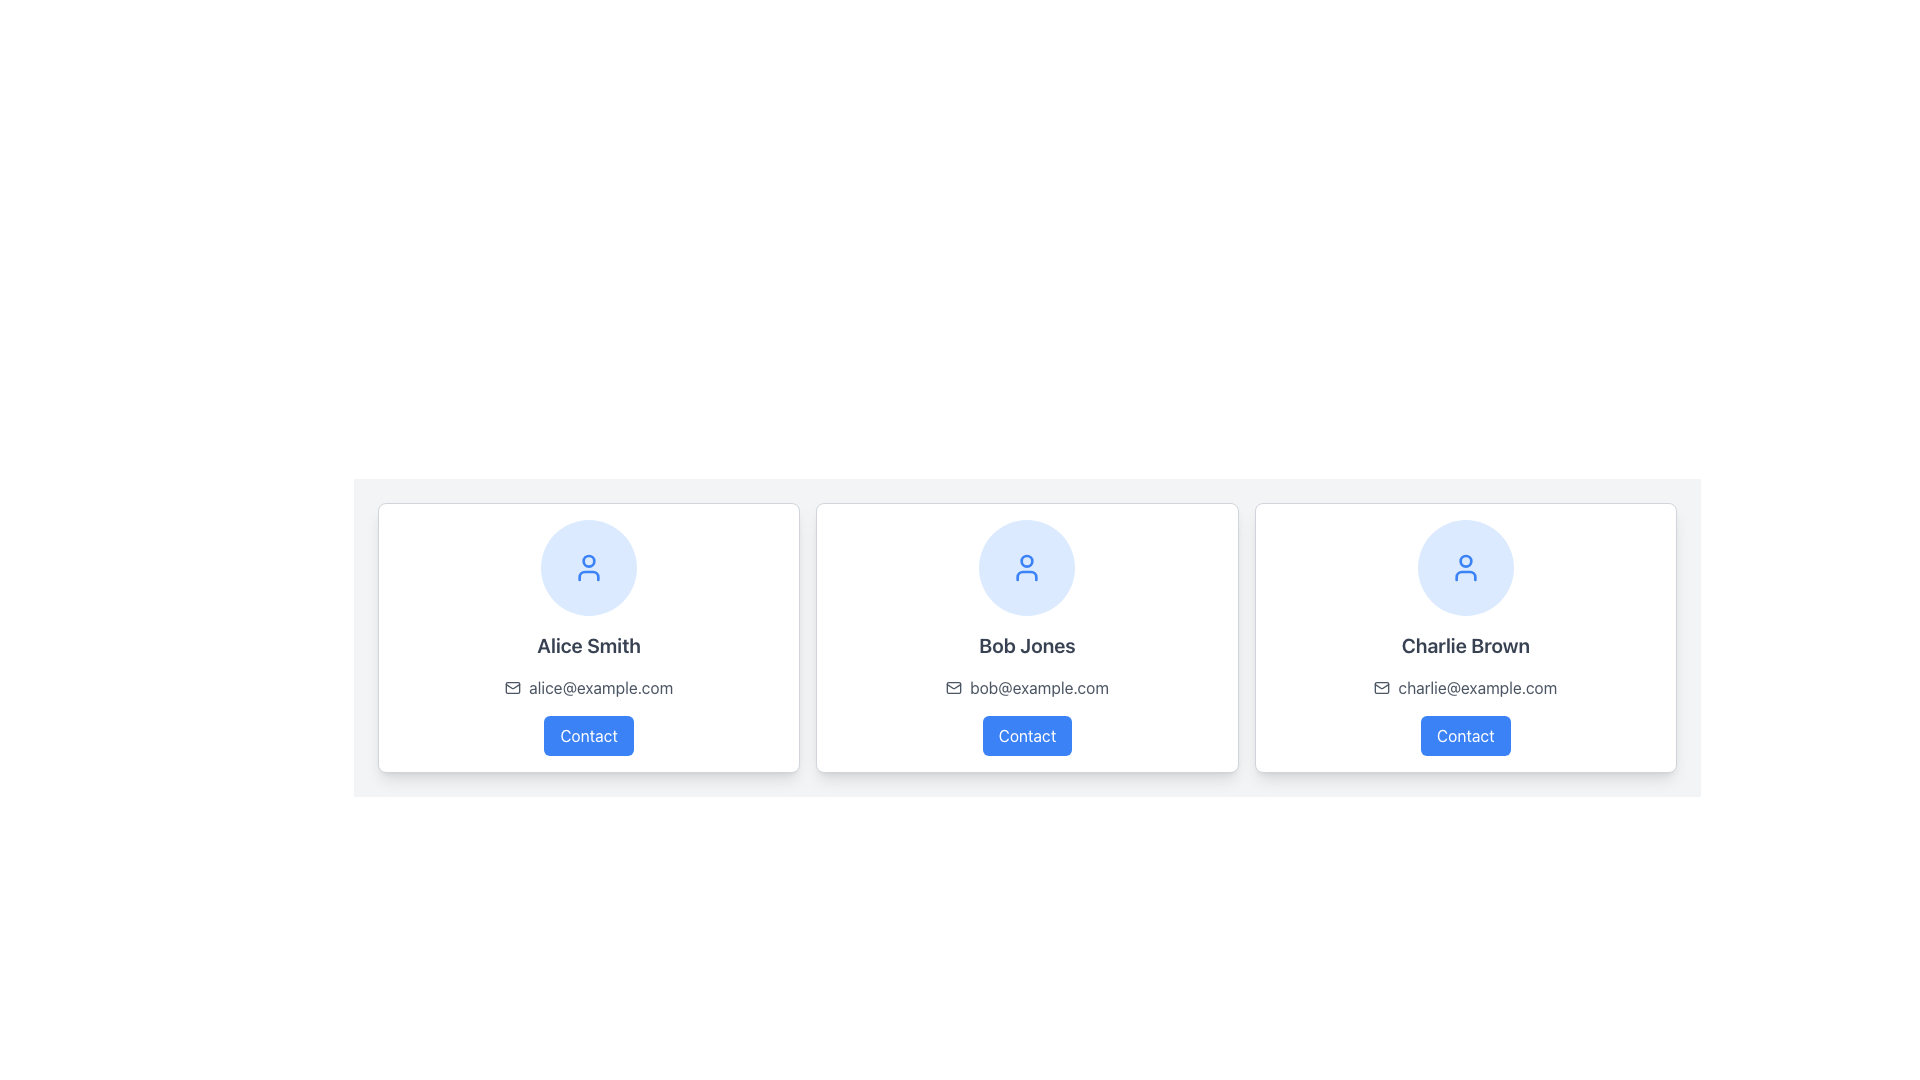 The image size is (1920, 1080). What do you see at coordinates (1465, 637) in the screenshot?
I see `information presented in the card which contains the user's name 'Charlie Brown' and email 'charlie@example.com' along with a 'Contact' button at the bottom` at bounding box center [1465, 637].